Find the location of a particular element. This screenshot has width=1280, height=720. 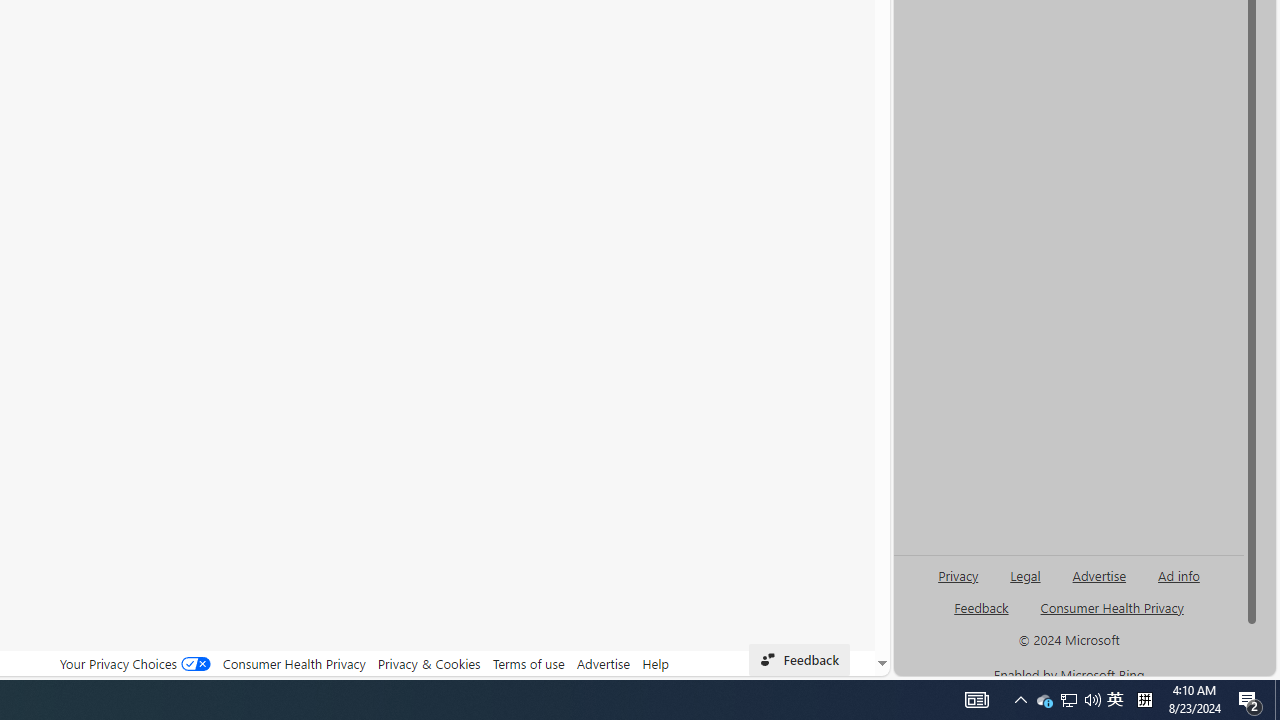

'Help' is located at coordinates (656, 663).